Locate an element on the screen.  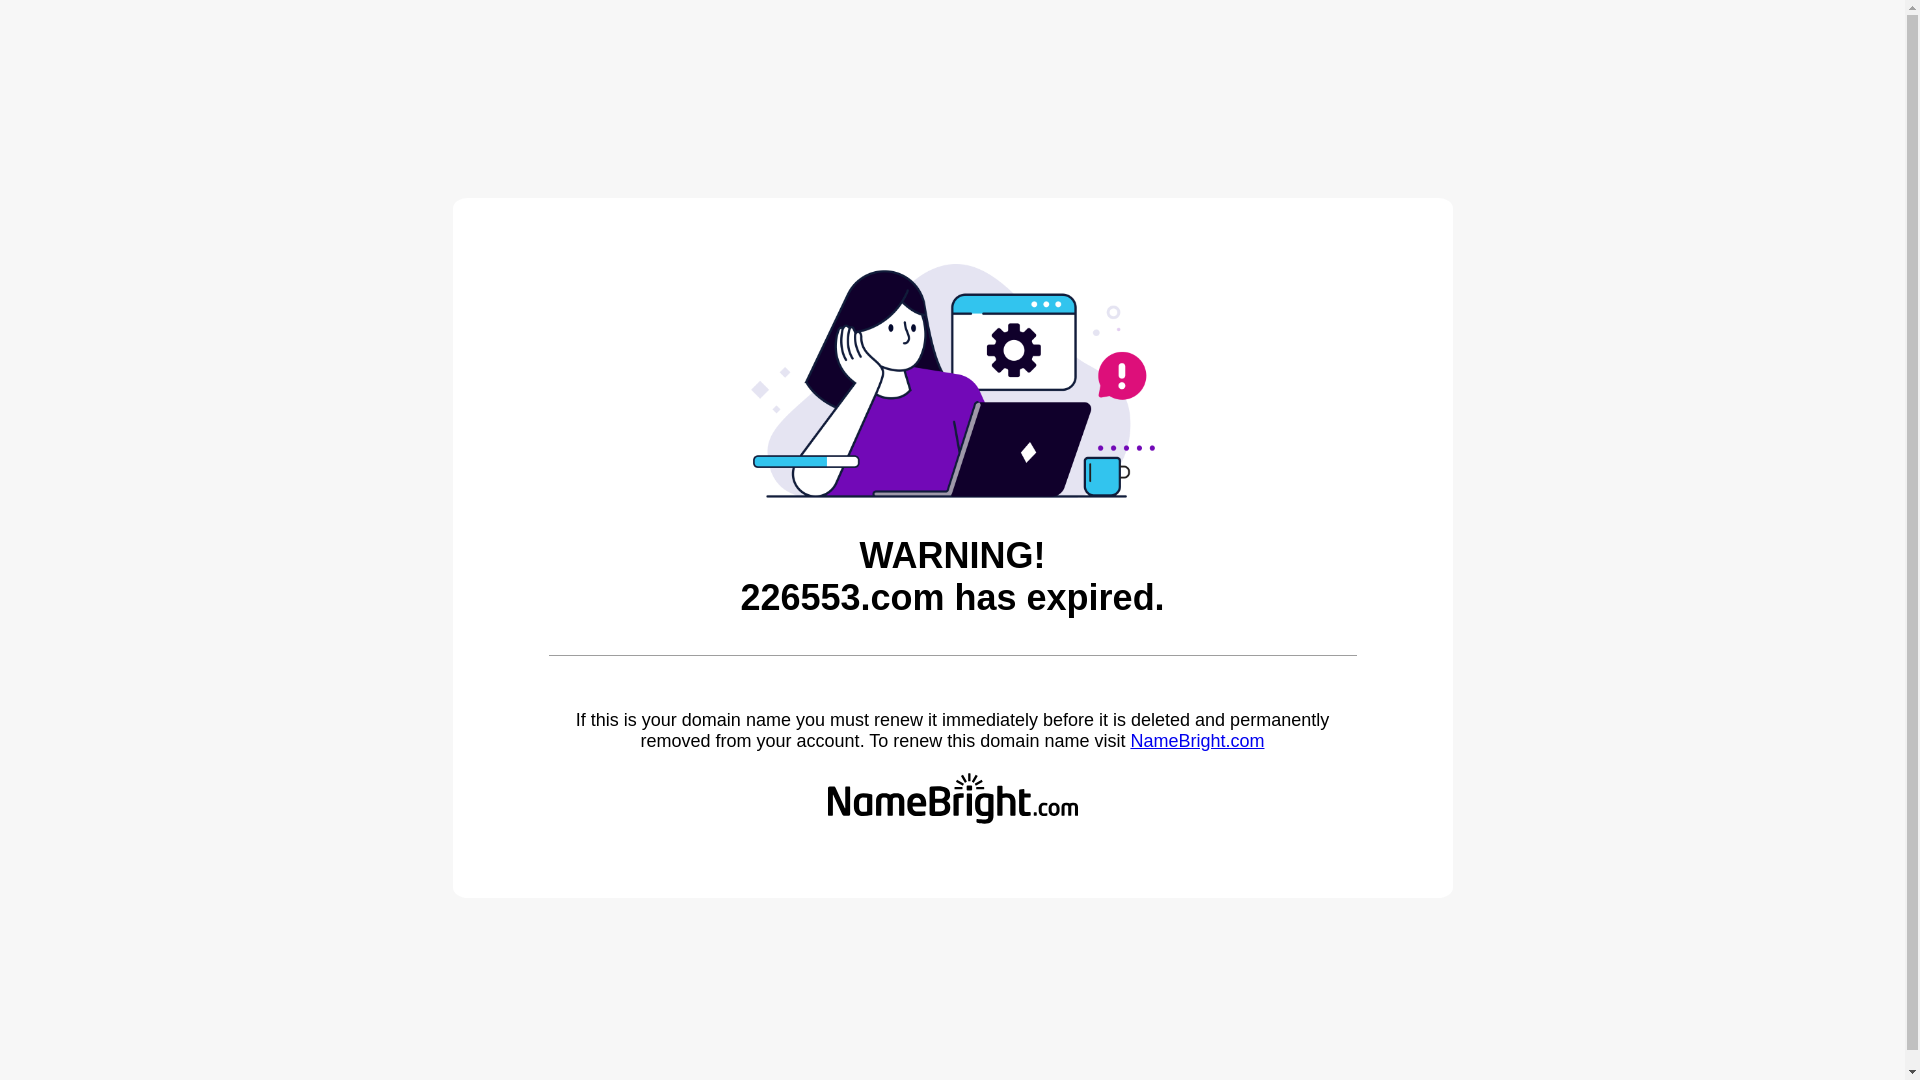
'NameBright.com' is located at coordinates (1196, 740).